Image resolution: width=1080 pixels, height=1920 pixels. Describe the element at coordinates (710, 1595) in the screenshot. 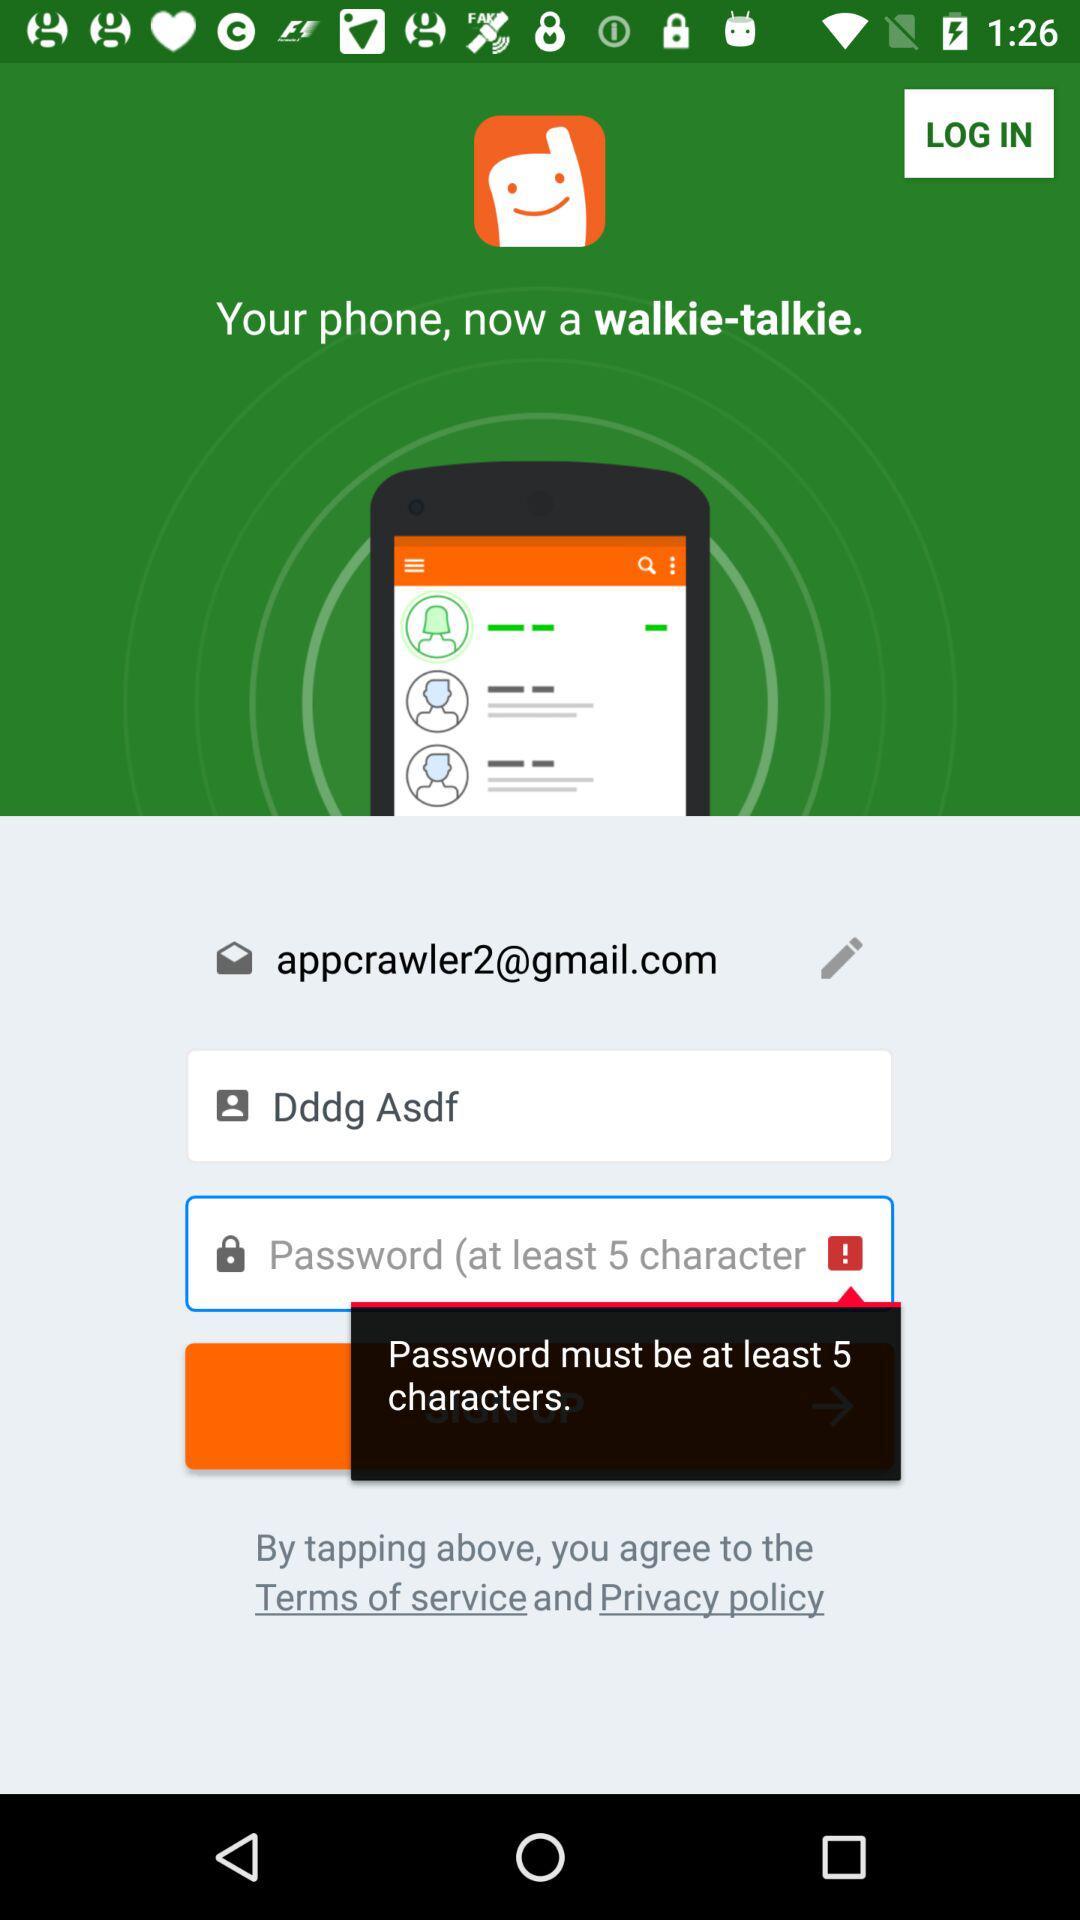

I see `privacy policy icon` at that location.